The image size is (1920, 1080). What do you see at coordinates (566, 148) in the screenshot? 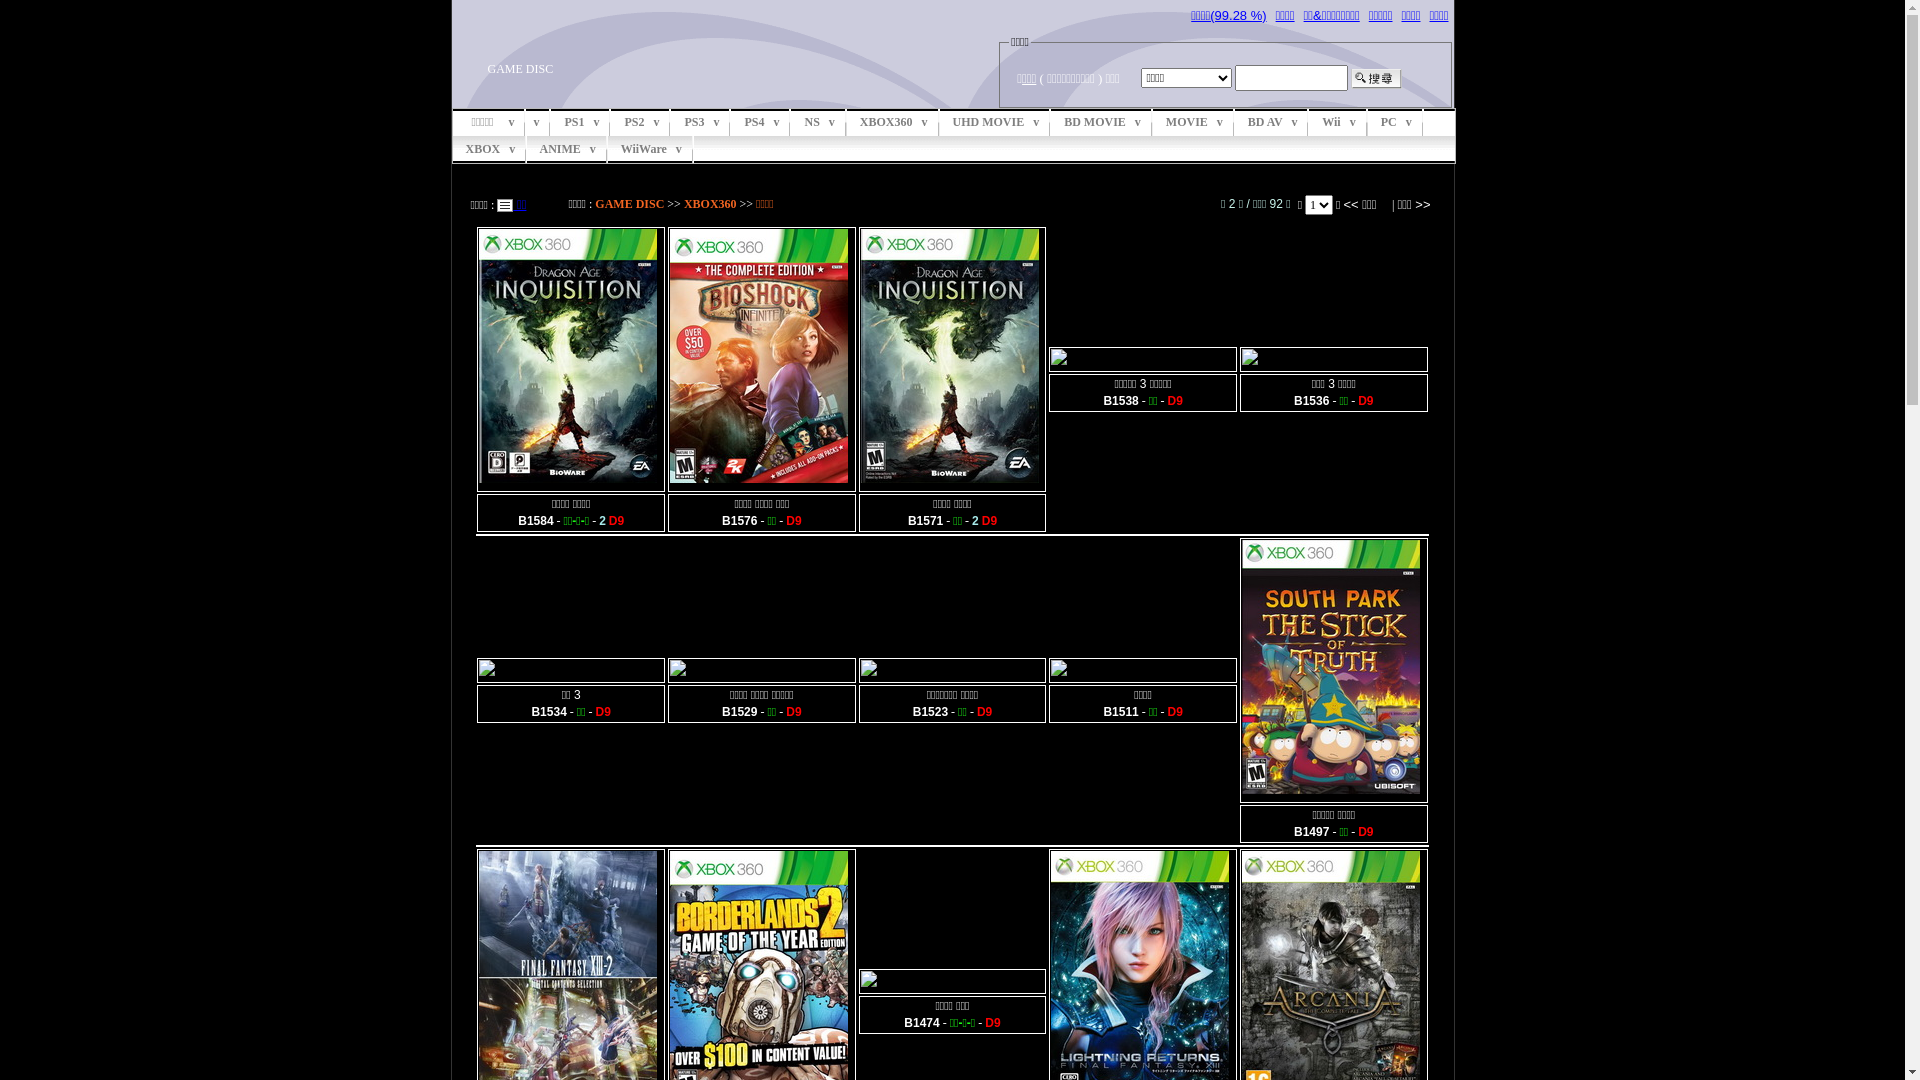
I see `'  ANIME  '` at bounding box center [566, 148].